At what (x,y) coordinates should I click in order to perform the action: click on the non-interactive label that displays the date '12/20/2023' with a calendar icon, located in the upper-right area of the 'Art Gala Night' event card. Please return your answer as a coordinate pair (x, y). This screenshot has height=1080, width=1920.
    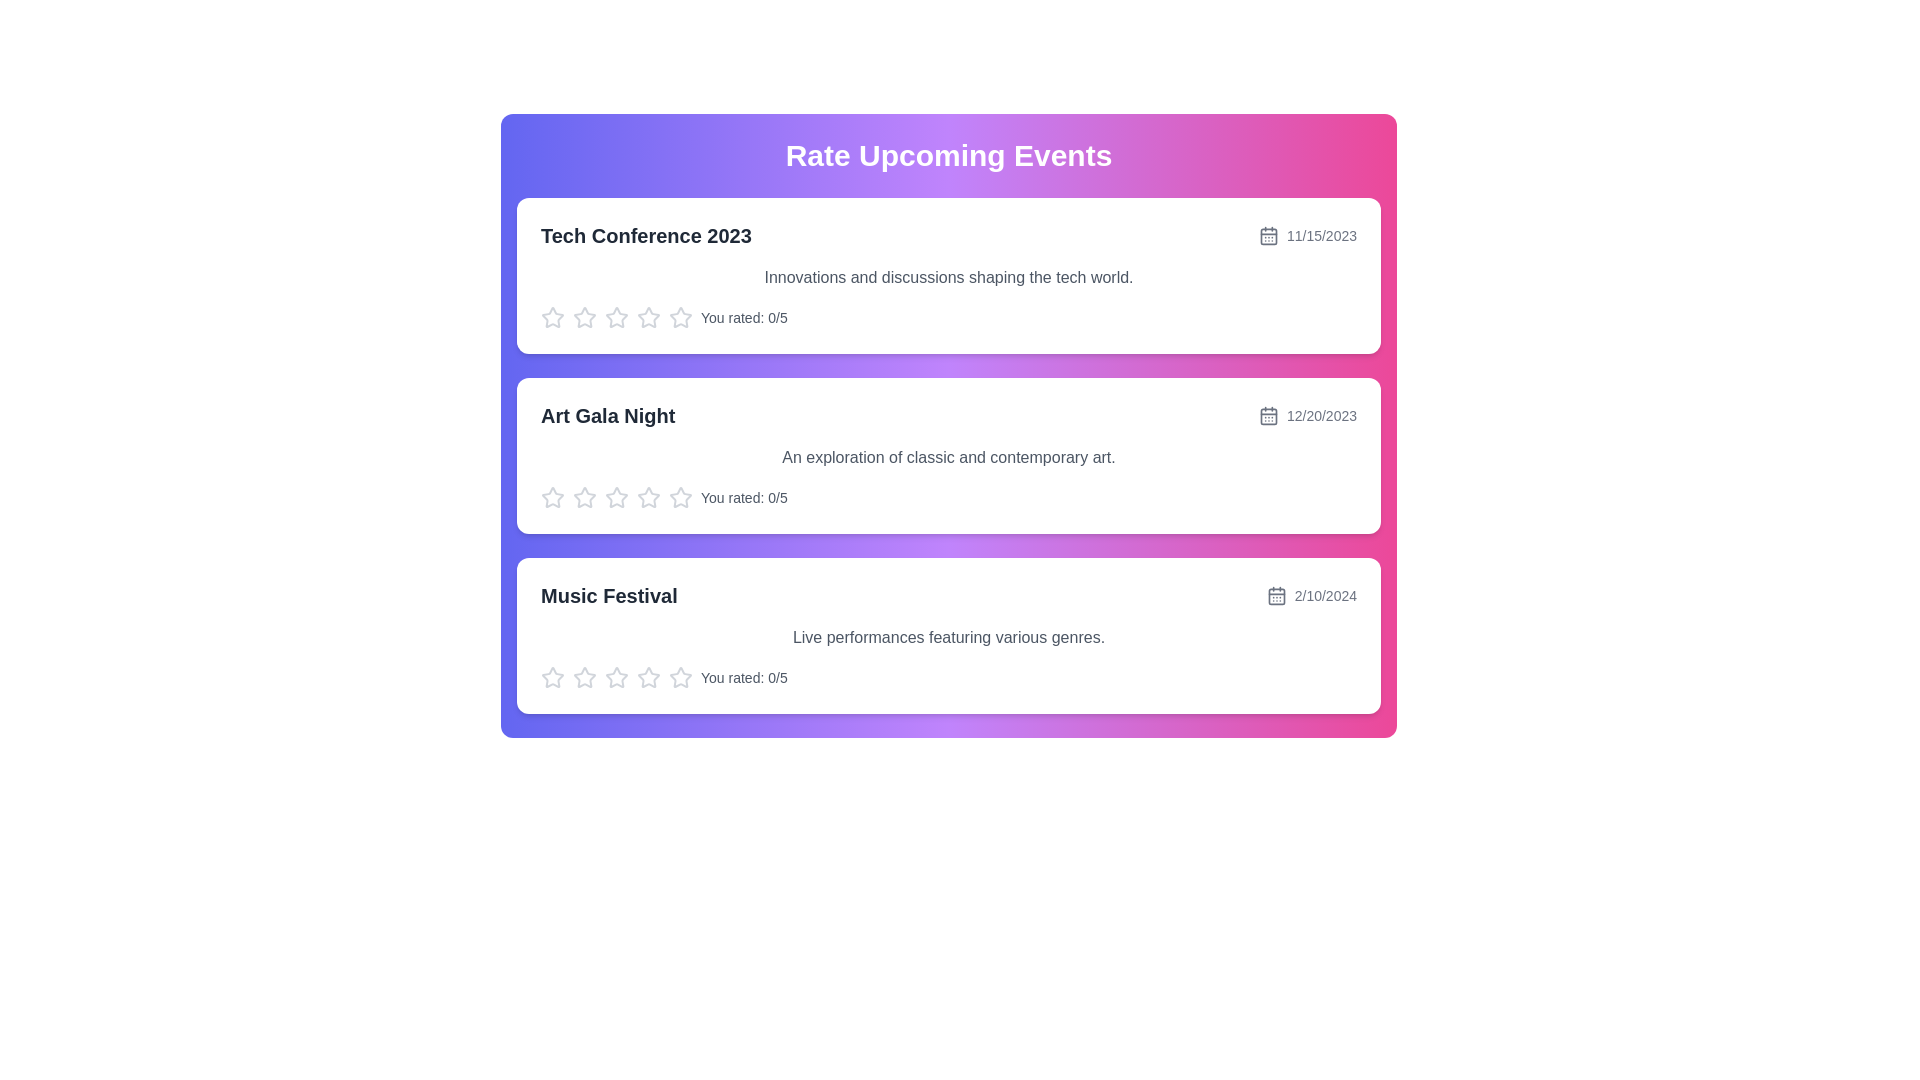
    Looking at the image, I should click on (1307, 415).